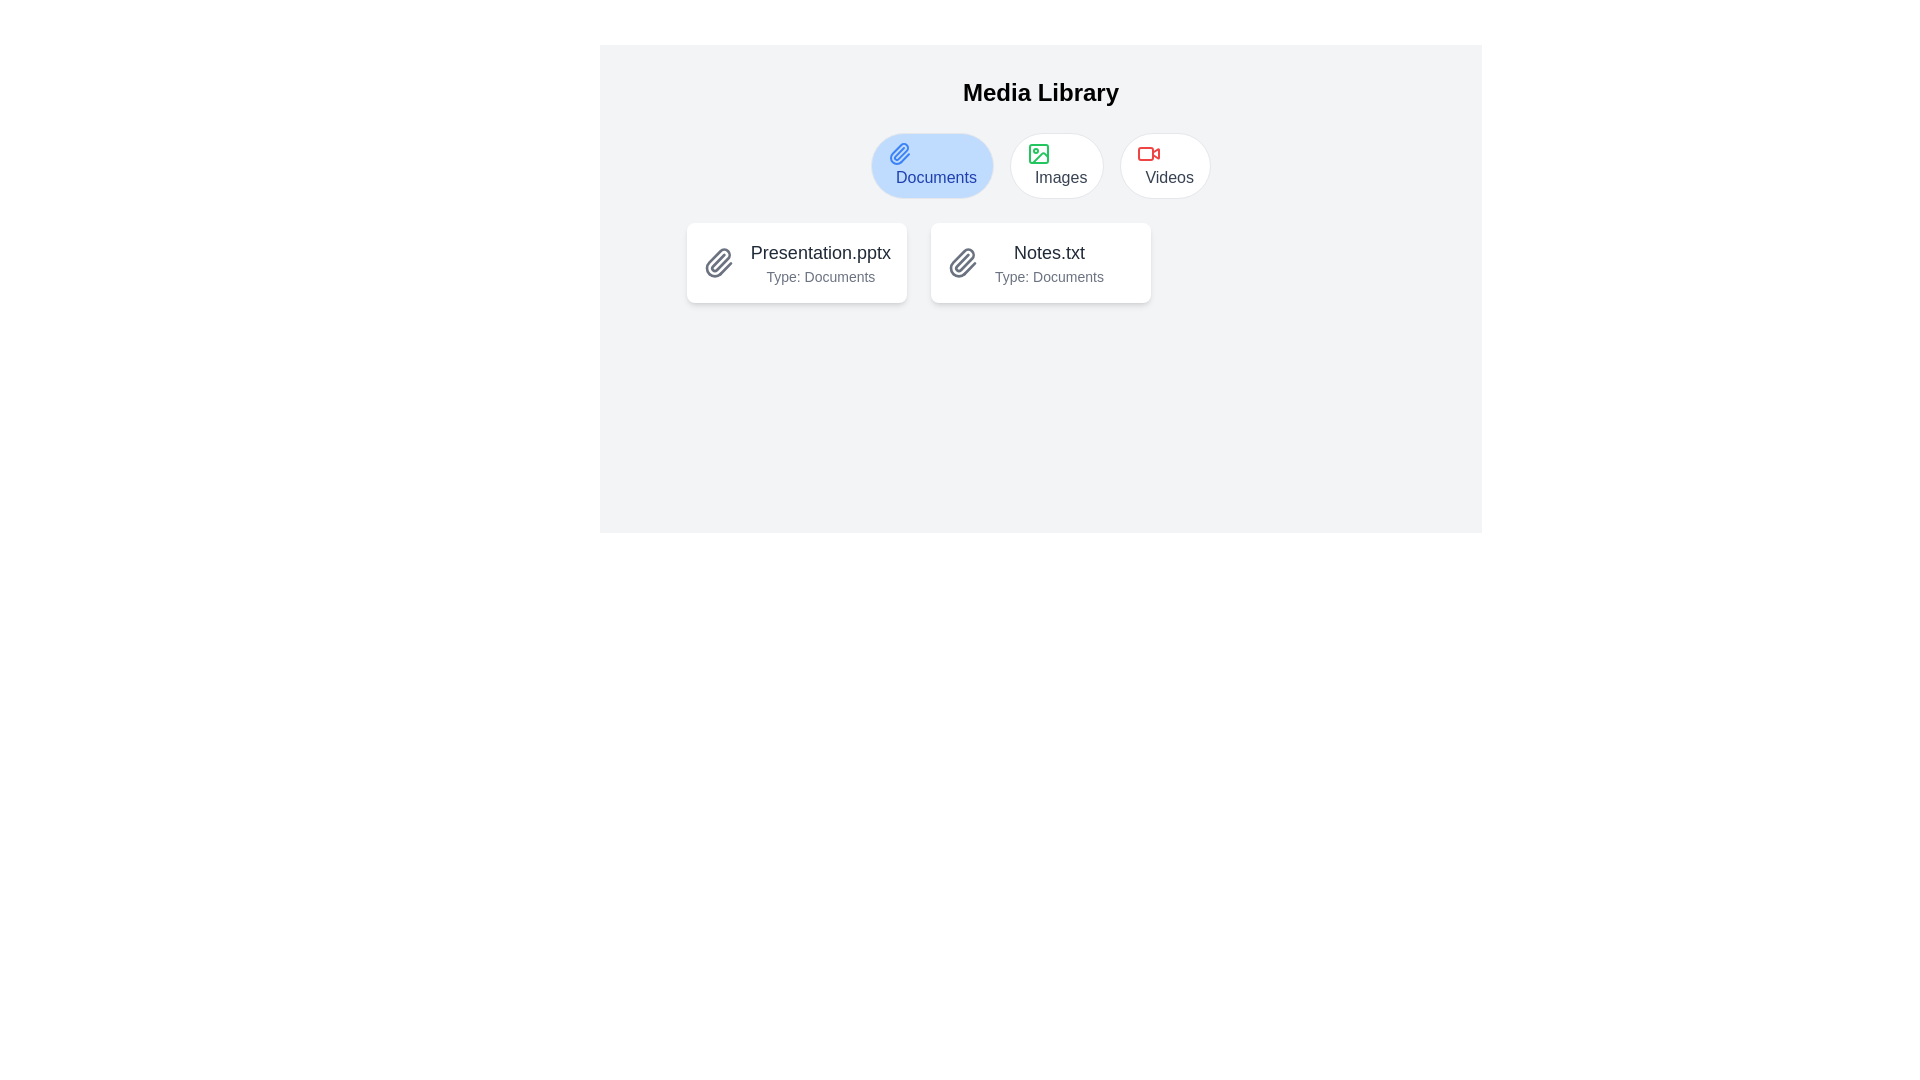  What do you see at coordinates (1165, 164) in the screenshot?
I see `the 'Videos' button, which is the third button under the 'Media Library' title` at bounding box center [1165, 164].